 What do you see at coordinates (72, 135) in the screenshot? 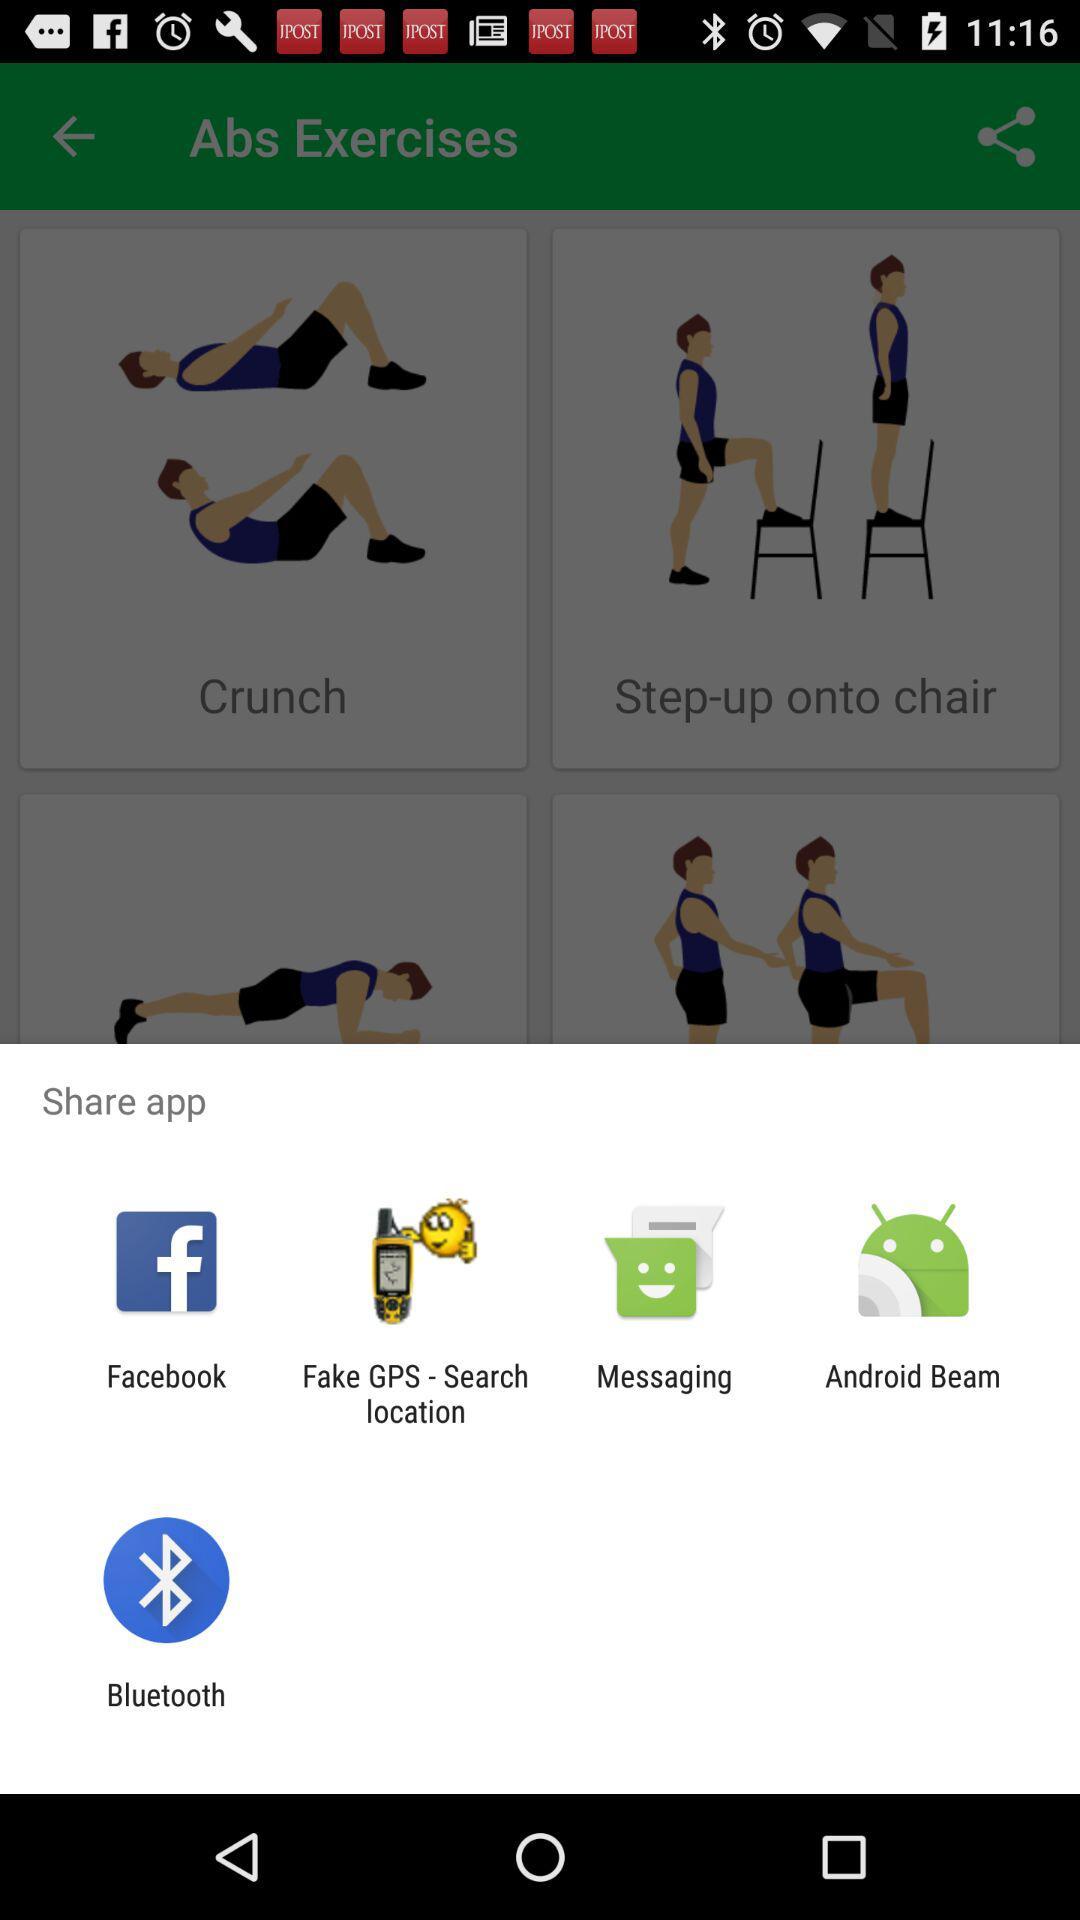
I see `the item next to the abs exercises app` at bounding box center [72, 135].